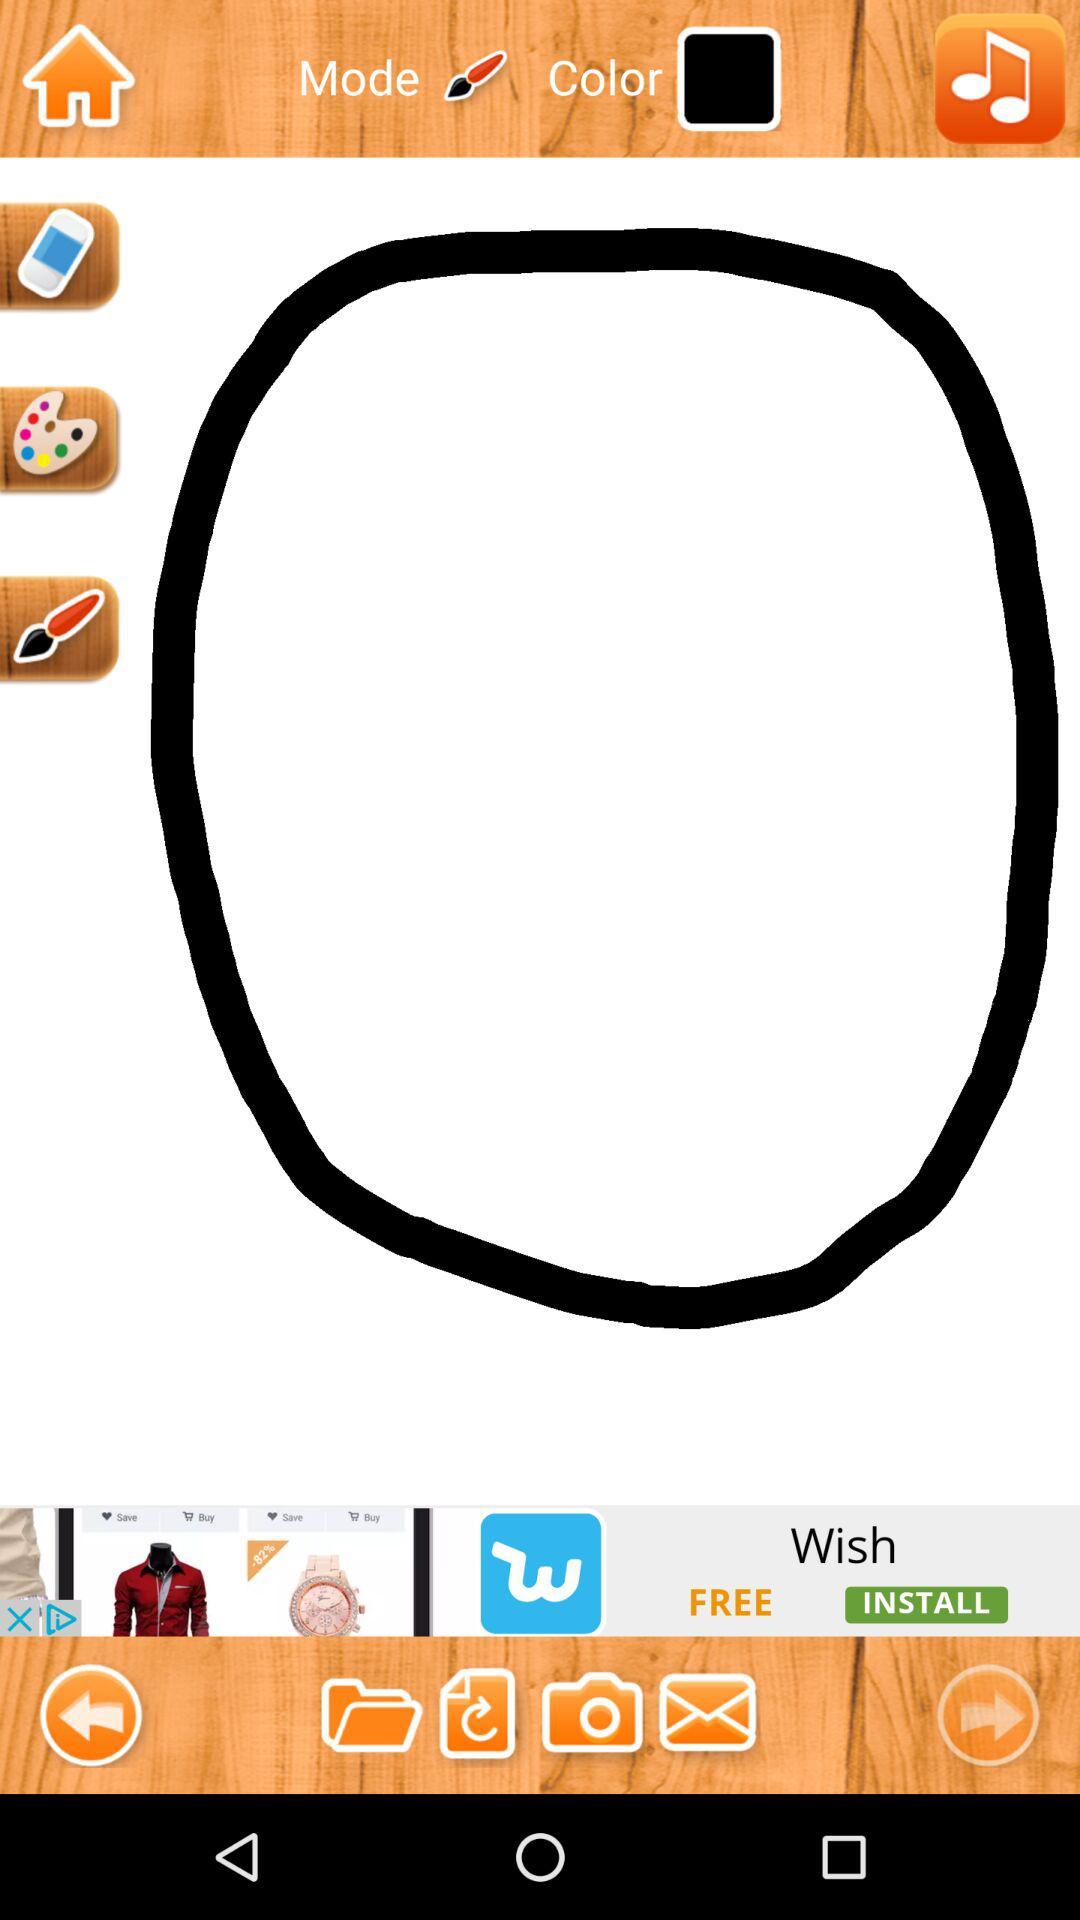 The height and width of the screenshot is (1920, 1080). What do you see at coordinates (707, 1714) in the screenshot?
I see `email check option` at bounding box center [707, 1714].